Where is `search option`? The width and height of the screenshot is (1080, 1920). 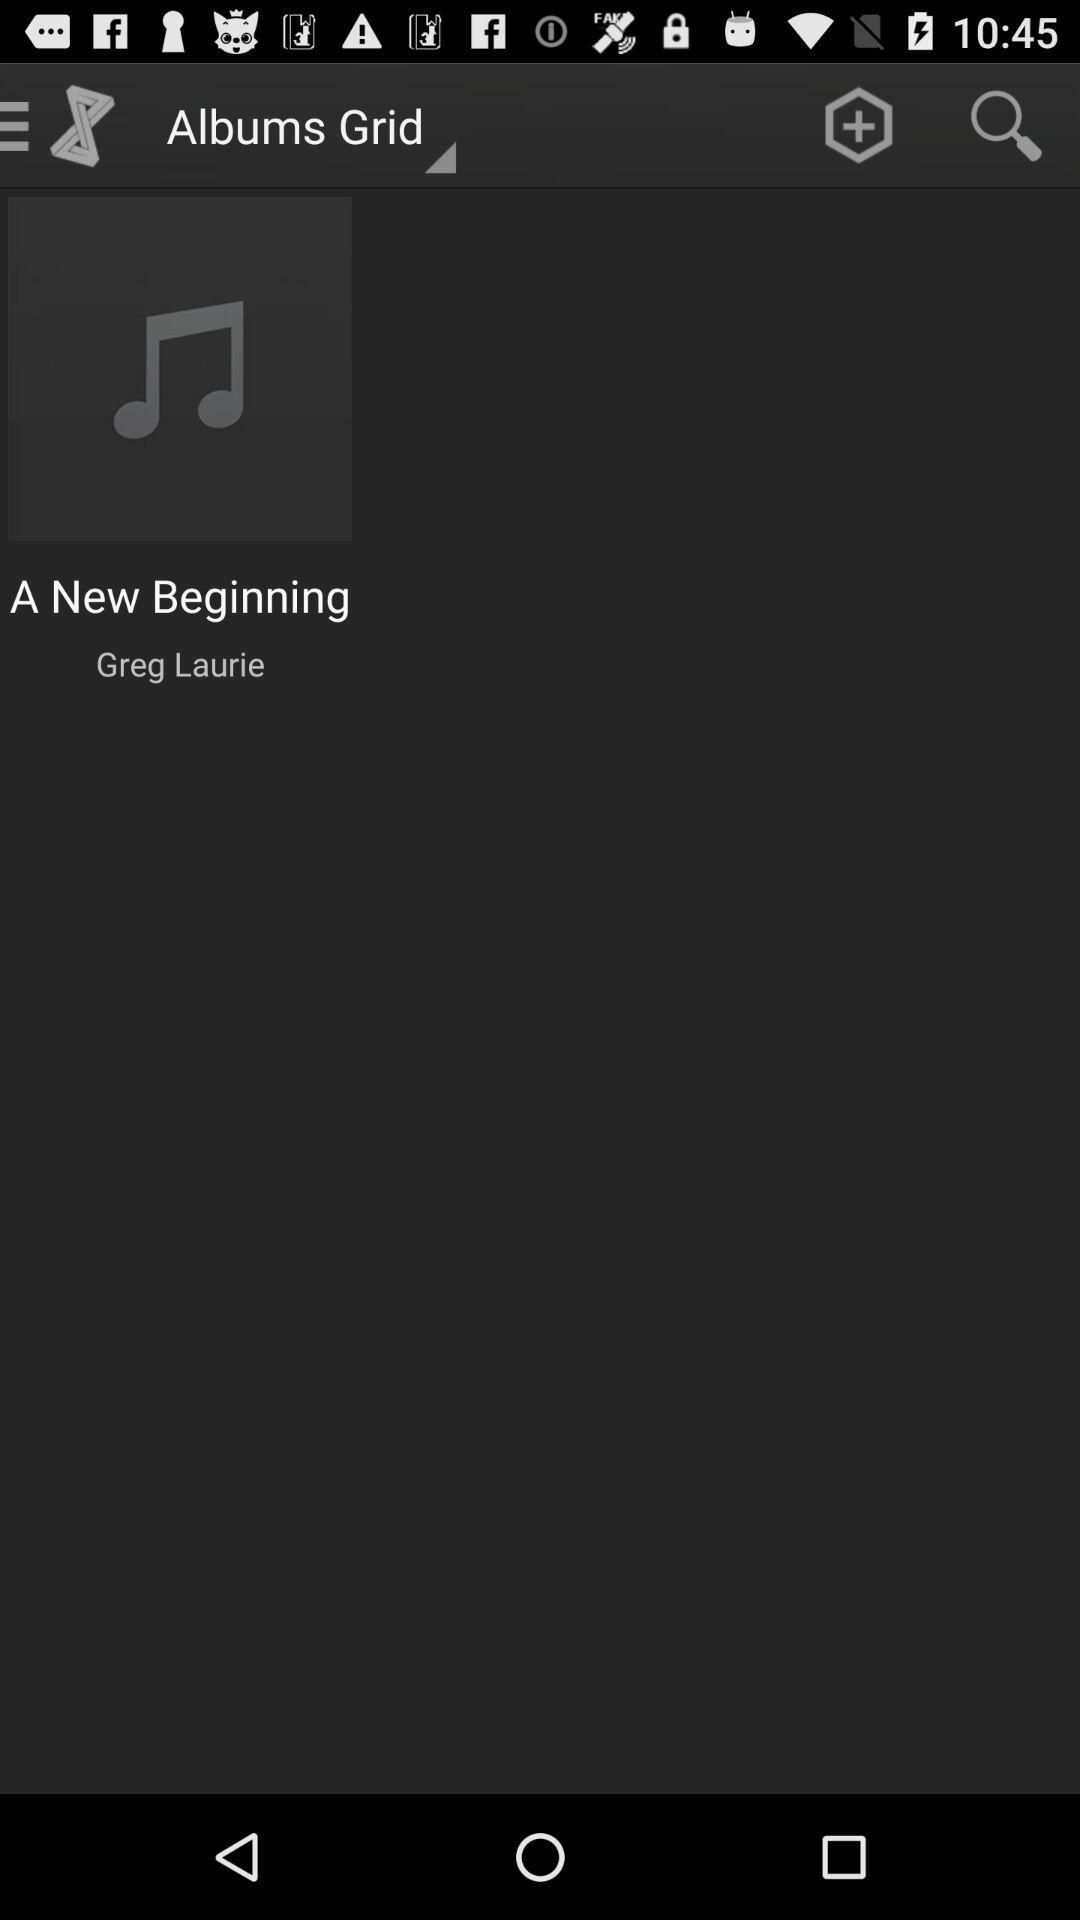 search option is located at coordinates (1006, 124).